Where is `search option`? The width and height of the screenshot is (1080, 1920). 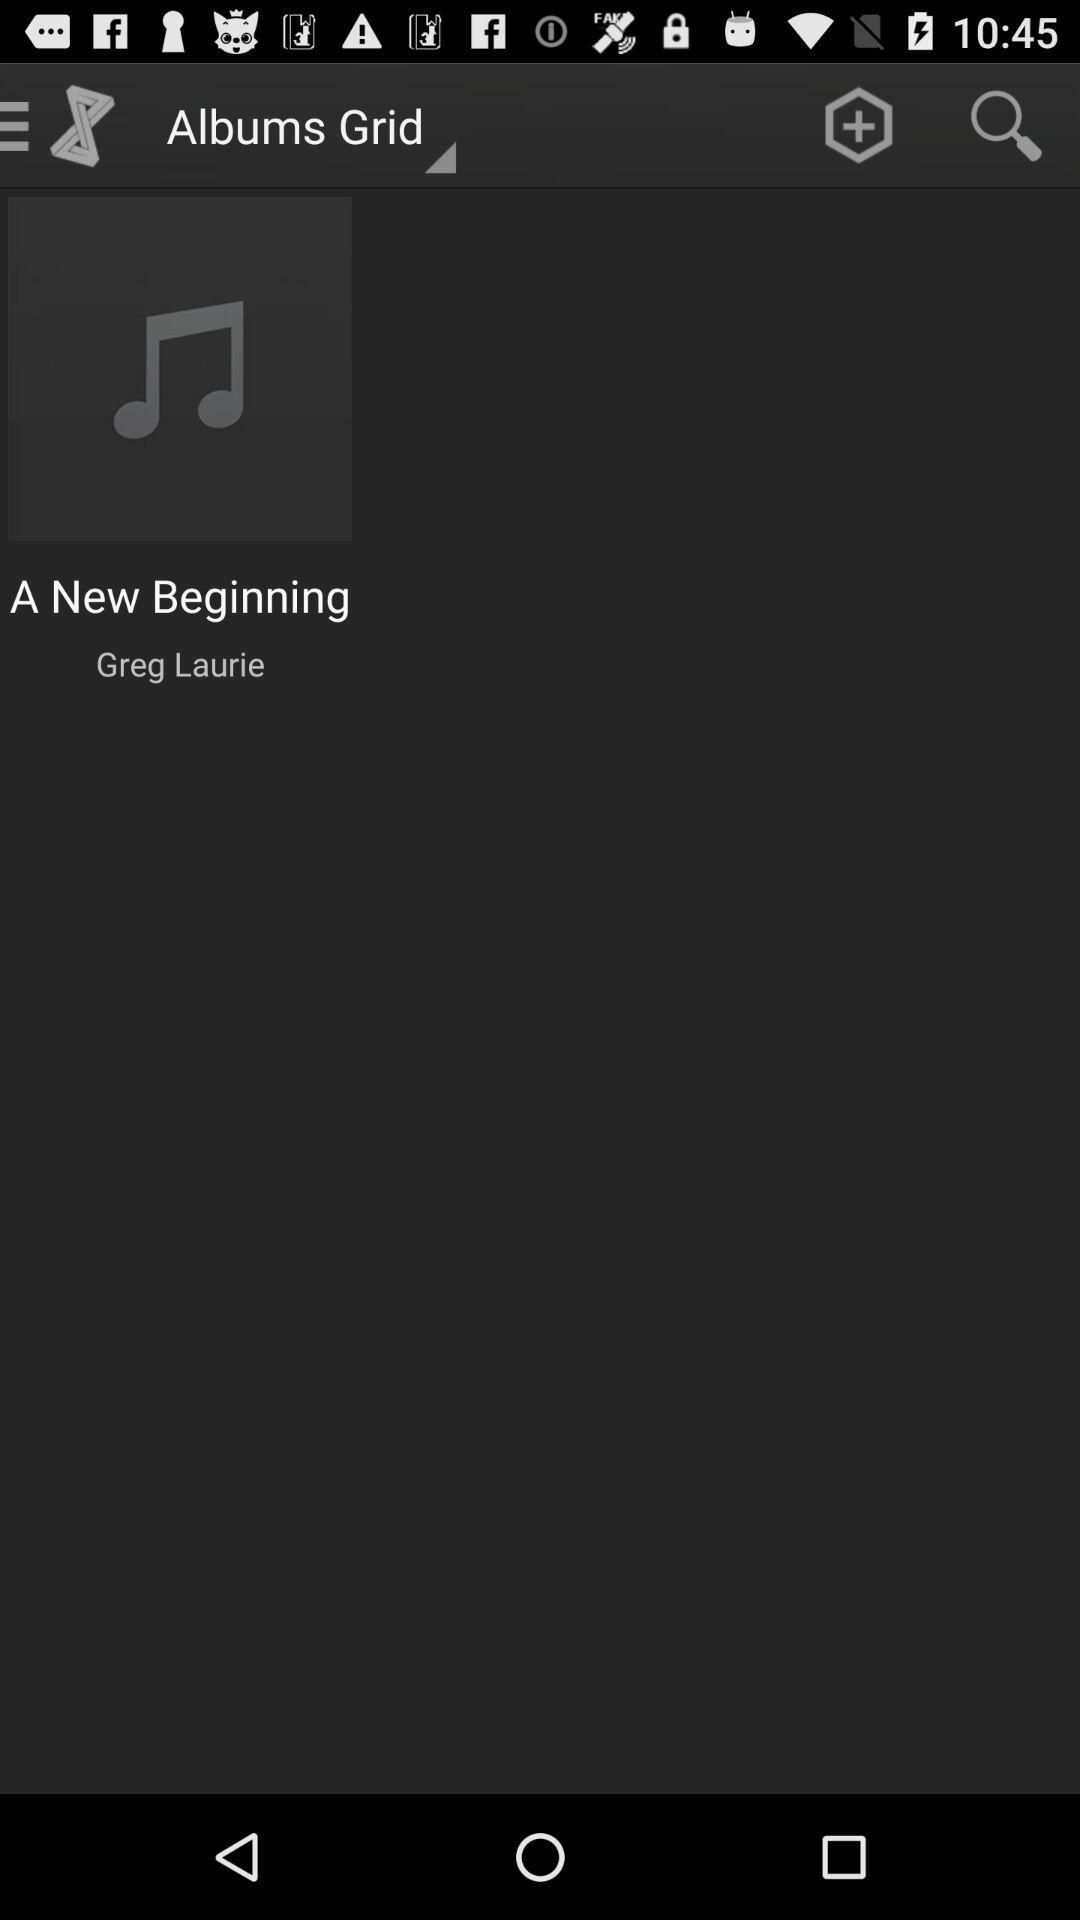 search option is located at coordinates (1006, 124).